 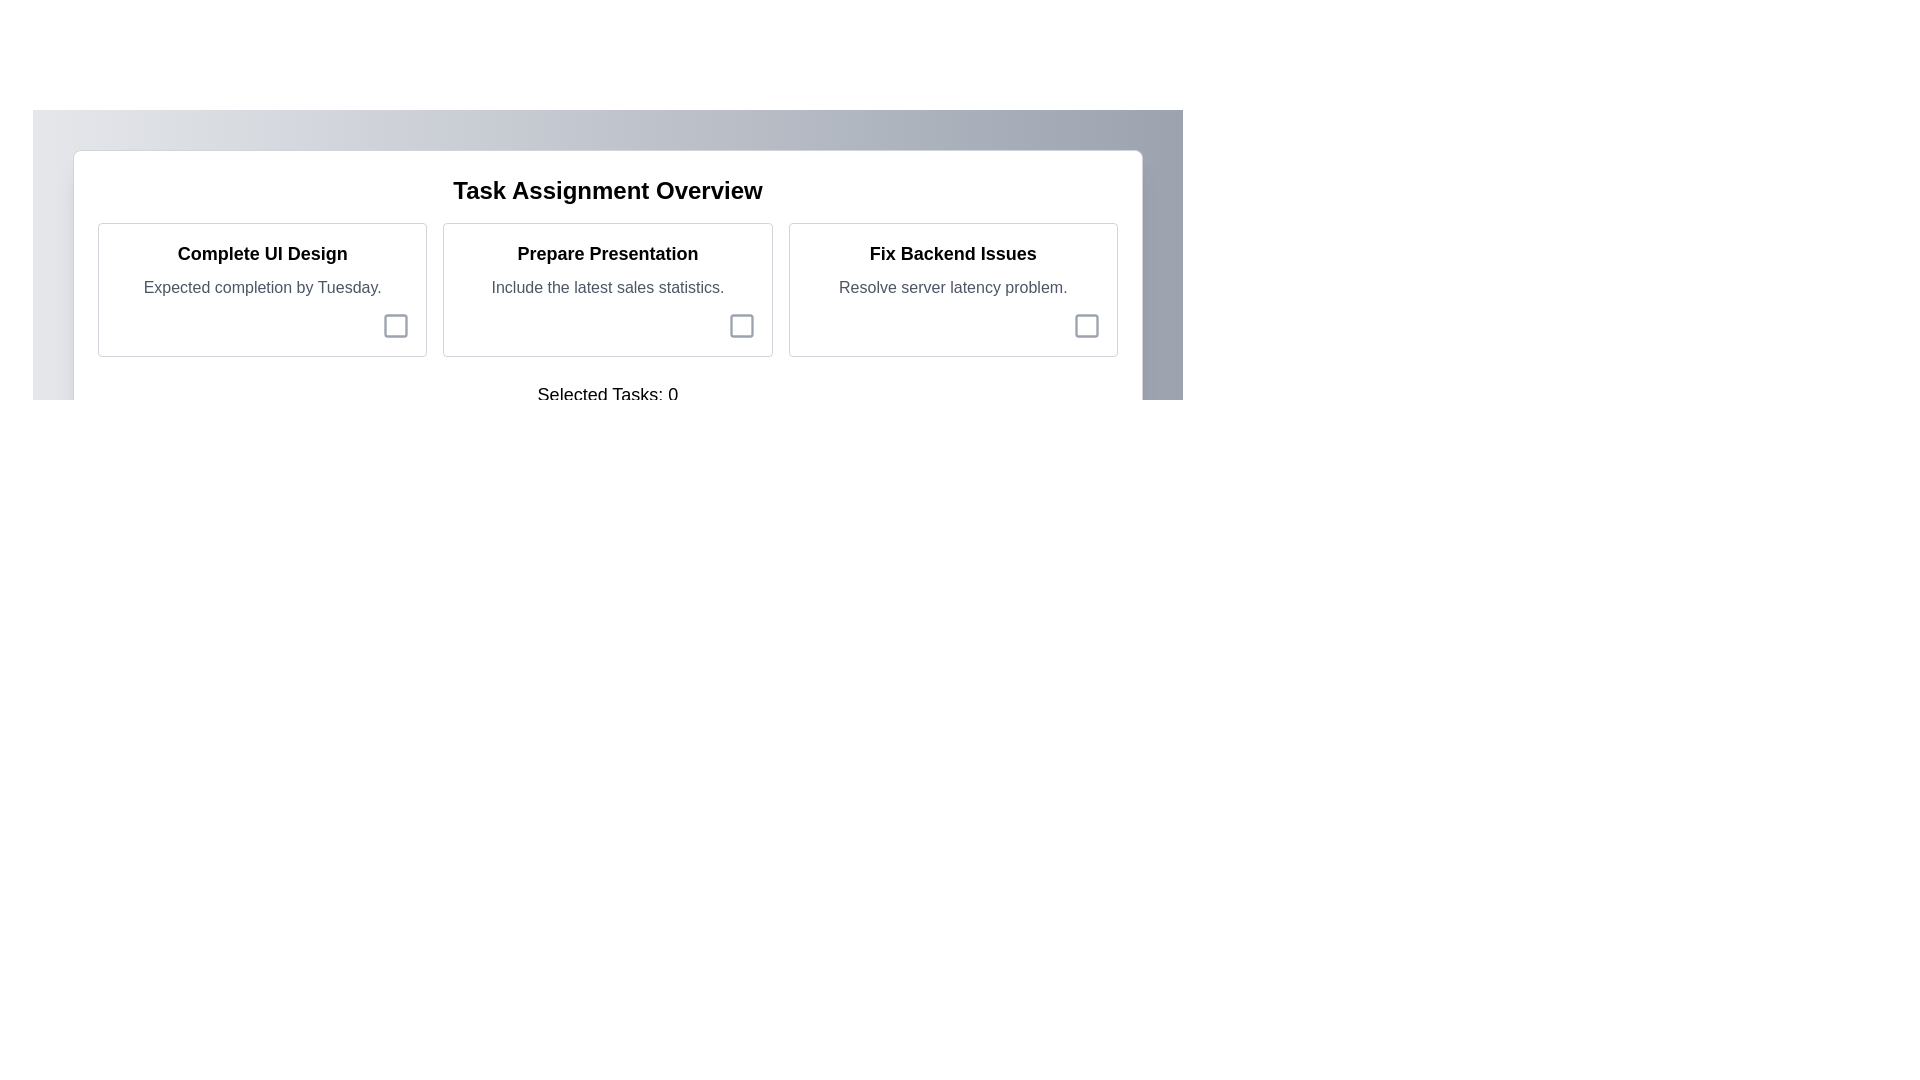 I want to click on the task card labeled 'Fix Backend Issues', so click(x=952, y=289).